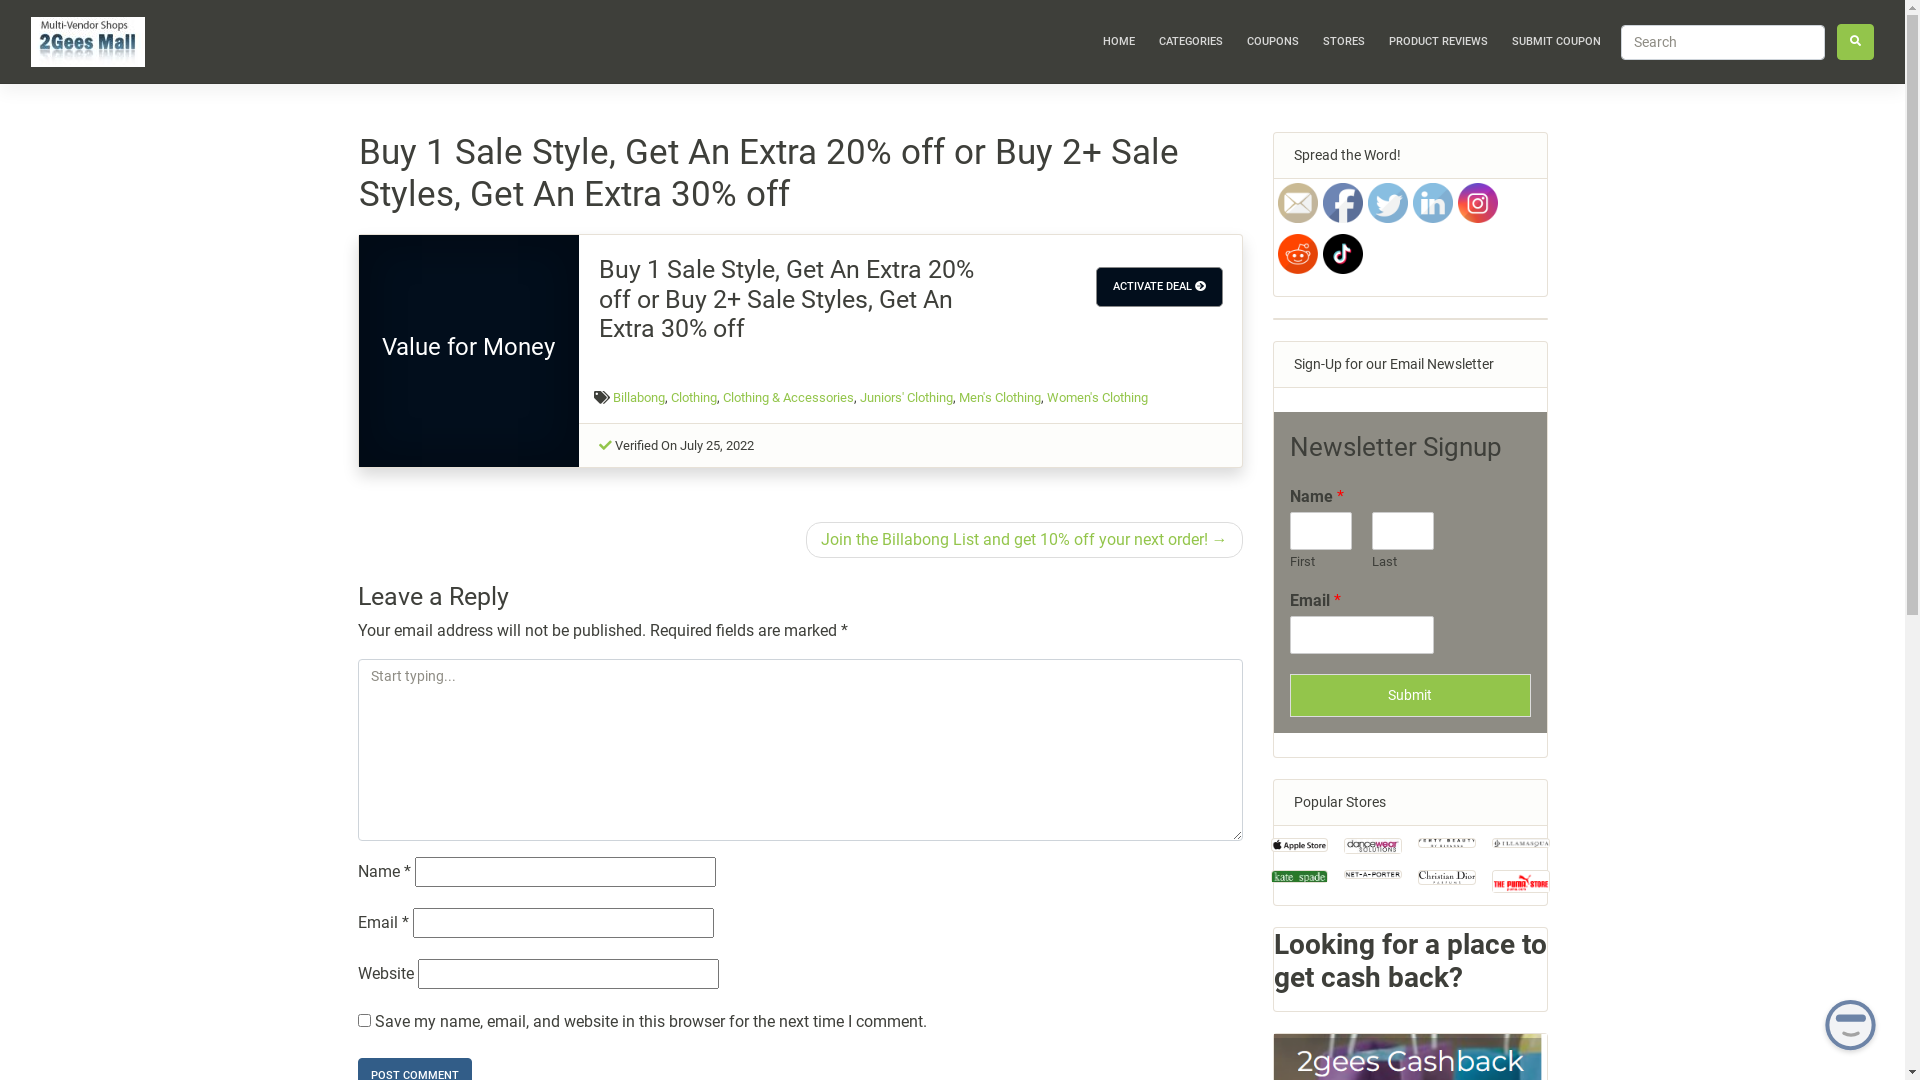 The height and width of the screenshot is (1080, 1920). Describe the element at coordinates (999, 397) in the screenshot. I see `'Men's Clothing'` at that location.